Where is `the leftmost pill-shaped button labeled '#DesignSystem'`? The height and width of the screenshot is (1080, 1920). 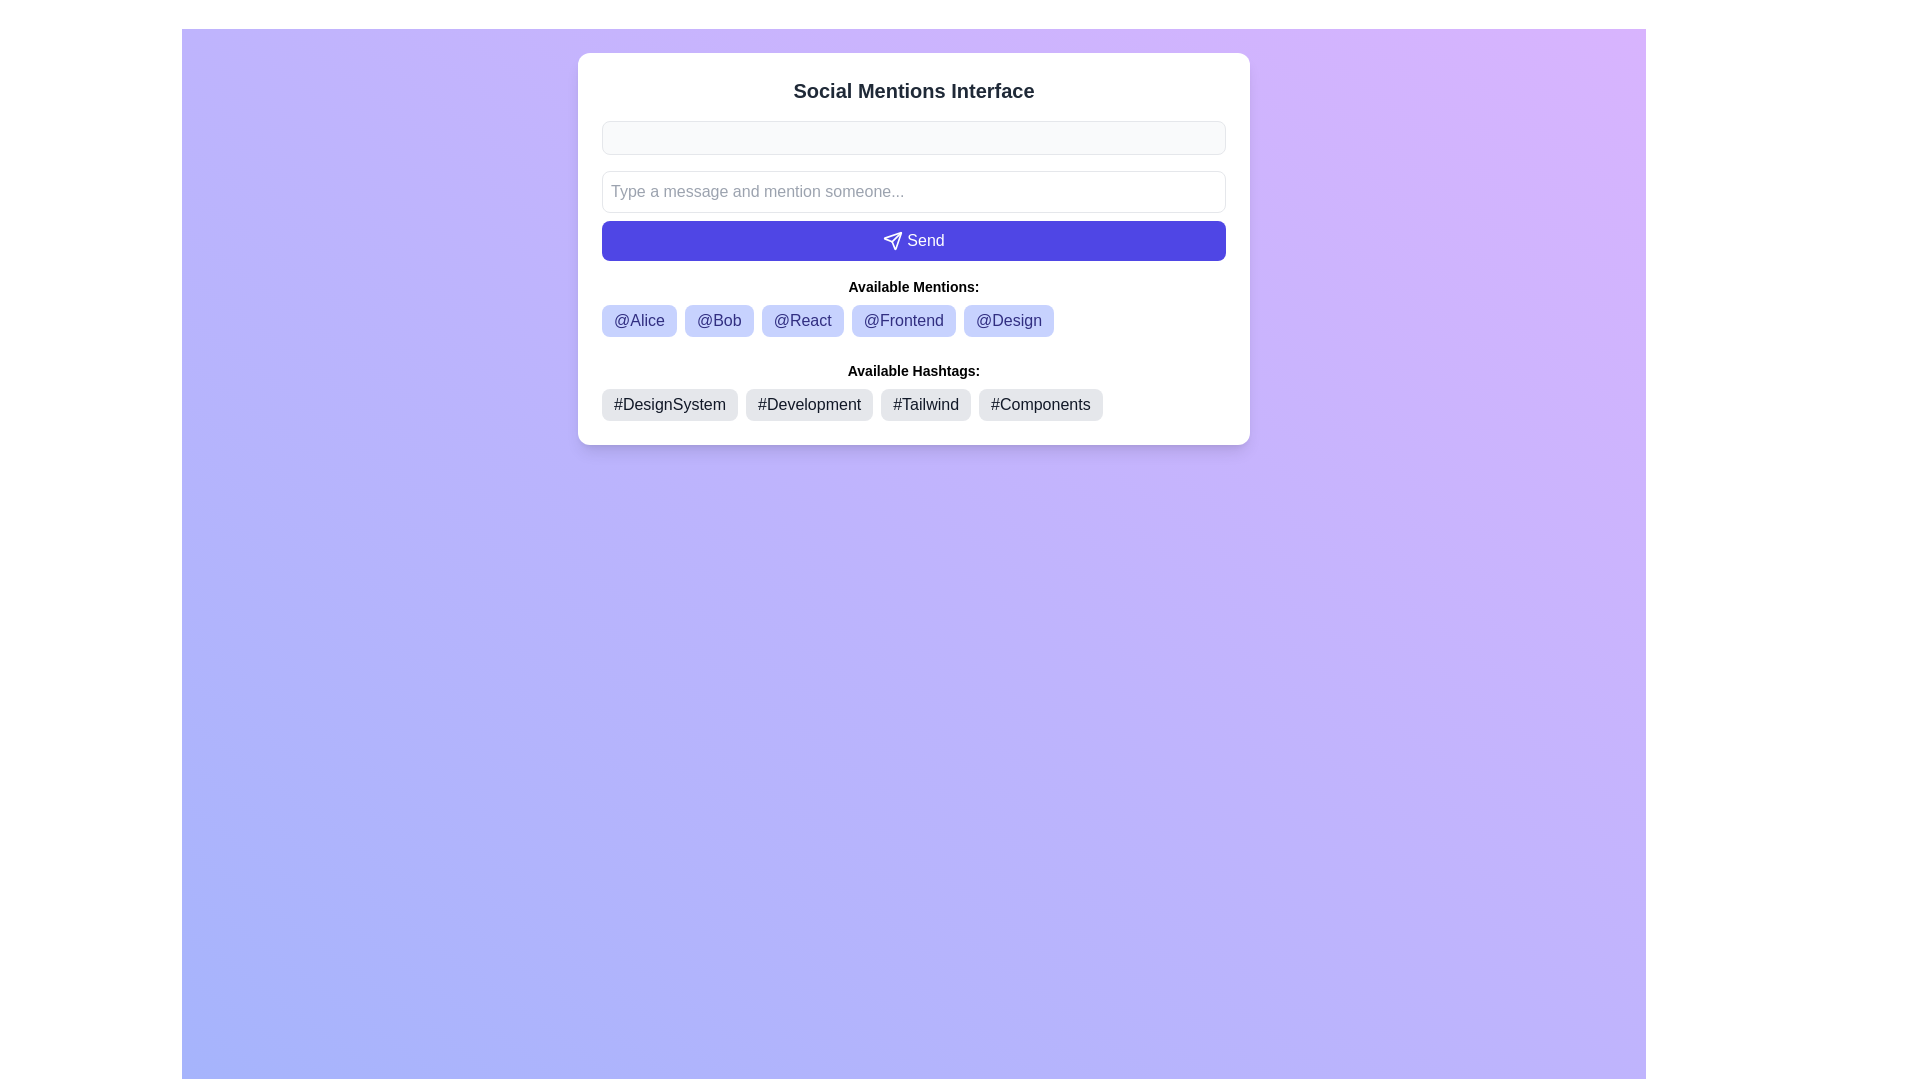
the leftmost pill-shaped button labeled '#DesignSystem' is located at coordinates (670, 405).